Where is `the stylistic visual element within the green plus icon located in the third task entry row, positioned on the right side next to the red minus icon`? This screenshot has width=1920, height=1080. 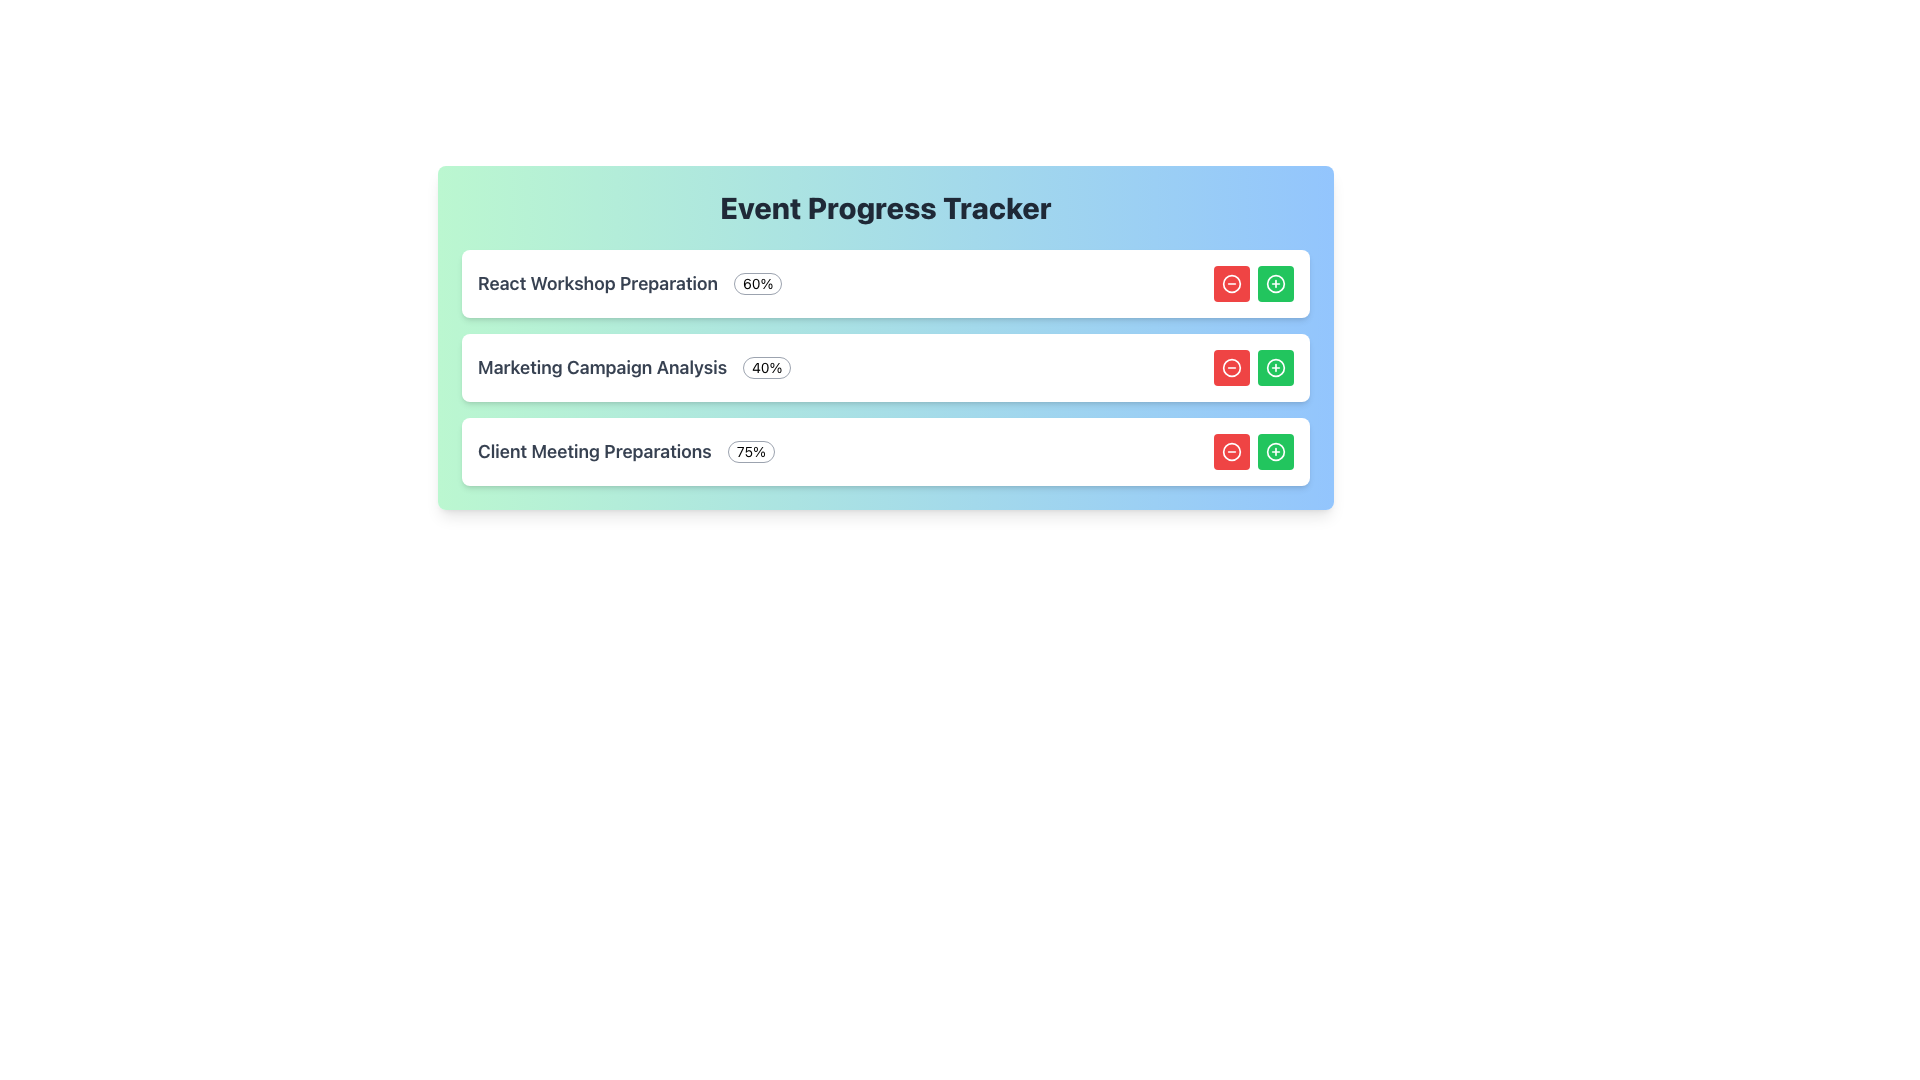 the stylistic visual element within the green plus icon located in the third task entry row, positioned on the right side next to the red minus icon is located at coordinates (1275, 451).